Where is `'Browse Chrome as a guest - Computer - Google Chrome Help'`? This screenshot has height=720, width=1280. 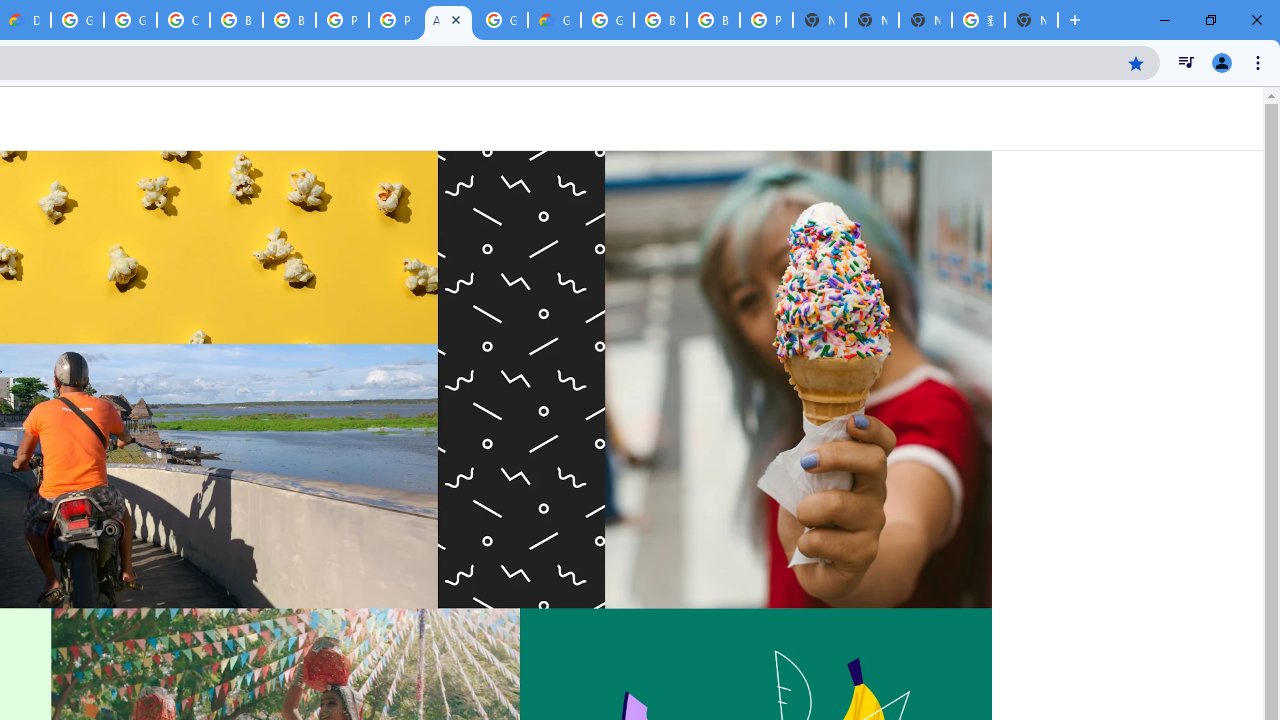
'Browse Chrome as a guest - Computer - Google Chrome Help' is located at coordinates (660, 20).